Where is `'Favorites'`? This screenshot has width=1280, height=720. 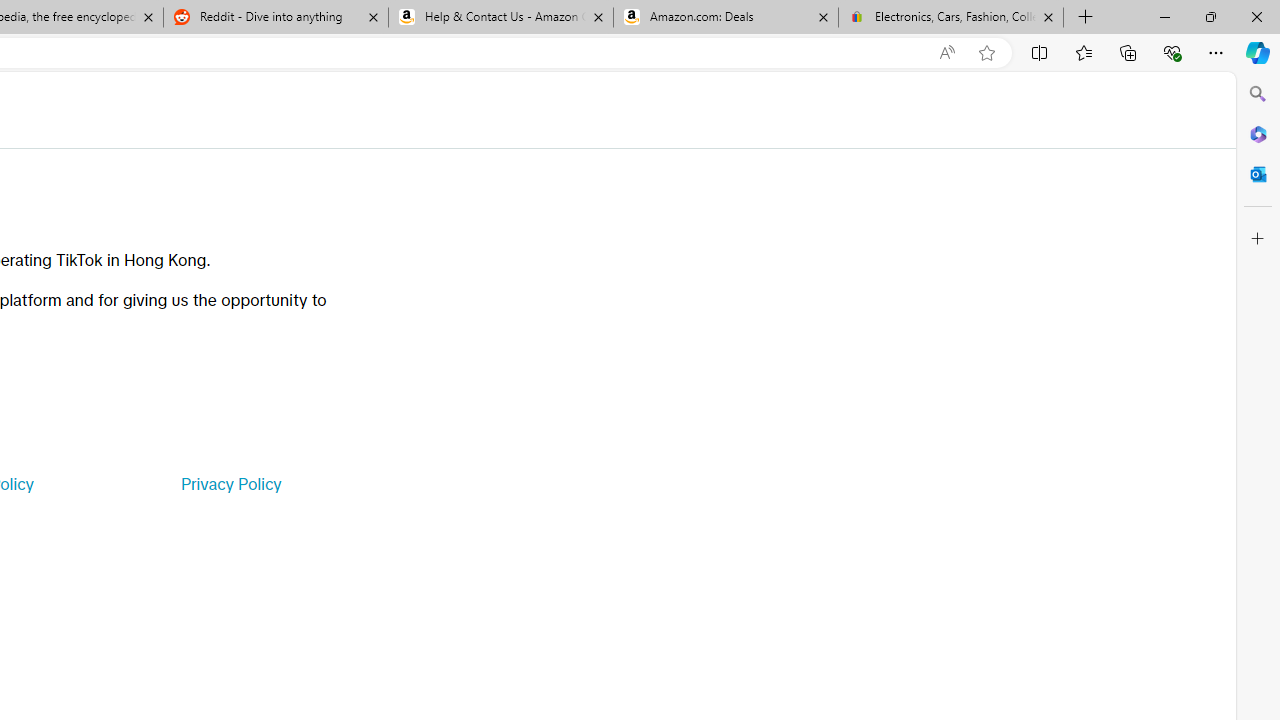
'Favorites' is located at coordinates (1082, 51).